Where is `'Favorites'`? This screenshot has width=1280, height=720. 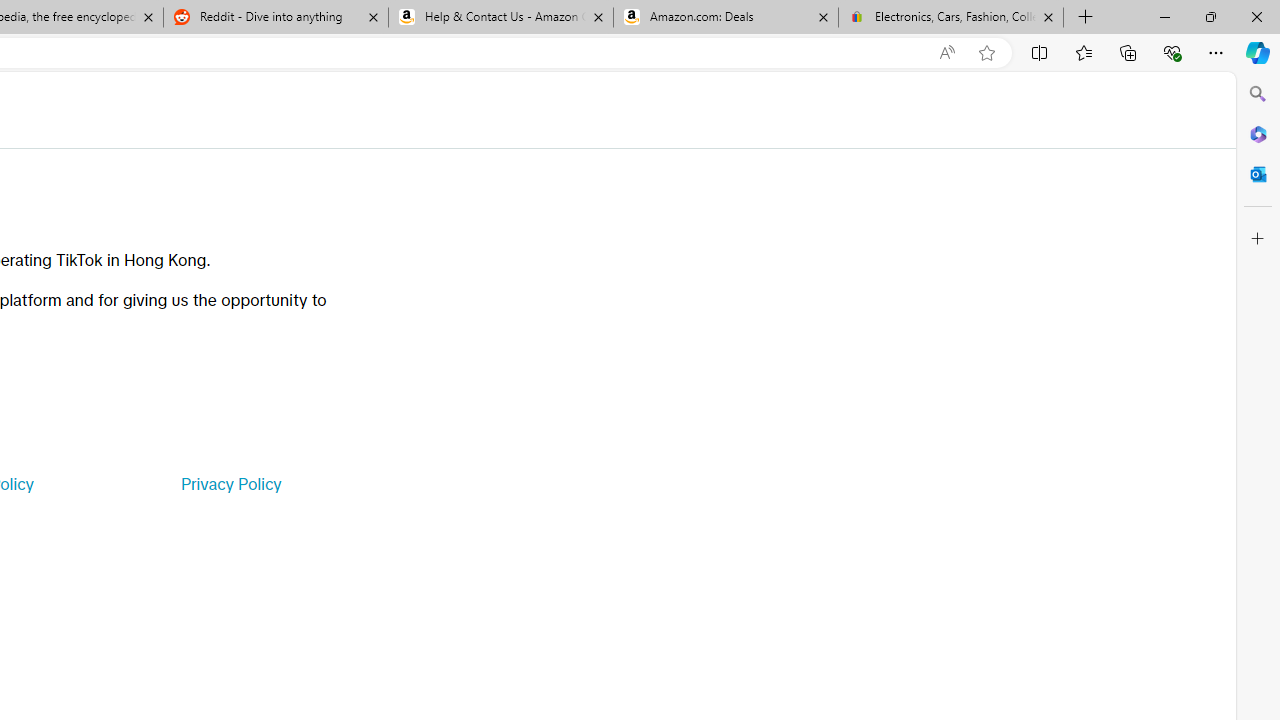
'Favorites' is located at coordinates (1082, 51).